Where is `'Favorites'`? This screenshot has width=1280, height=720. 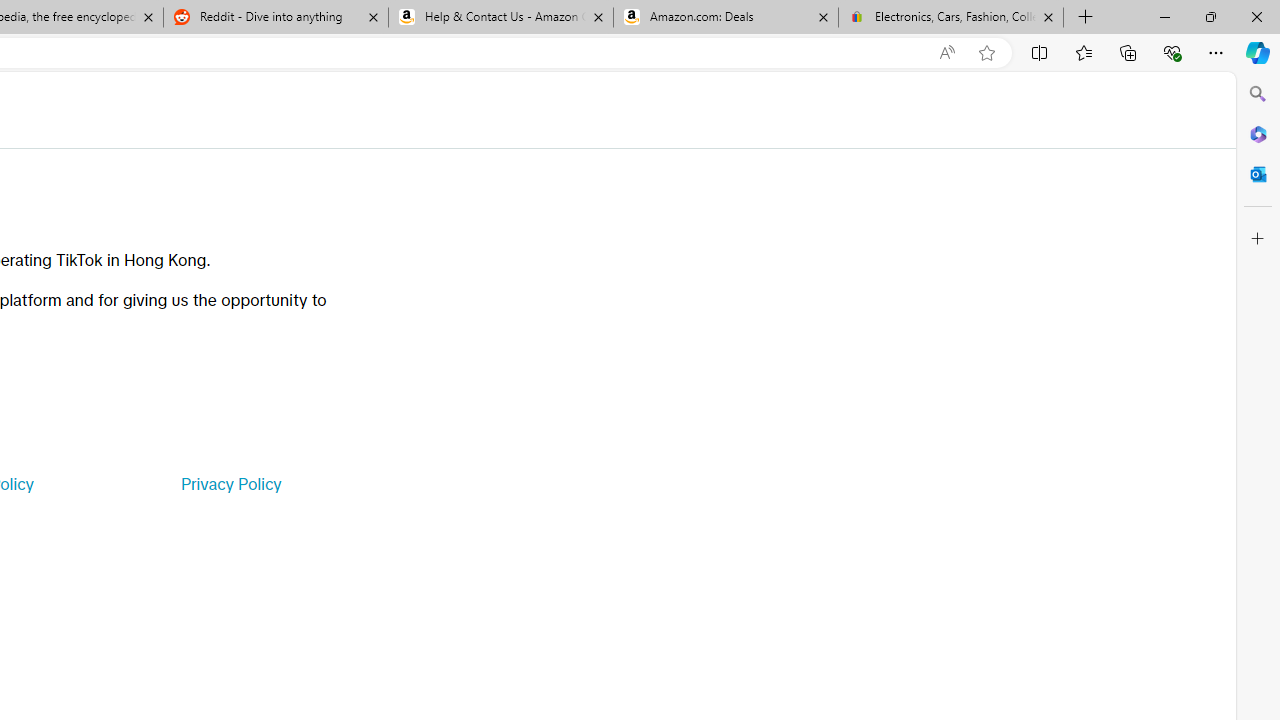
'Favorites' is located at coordinates (1082, 51).